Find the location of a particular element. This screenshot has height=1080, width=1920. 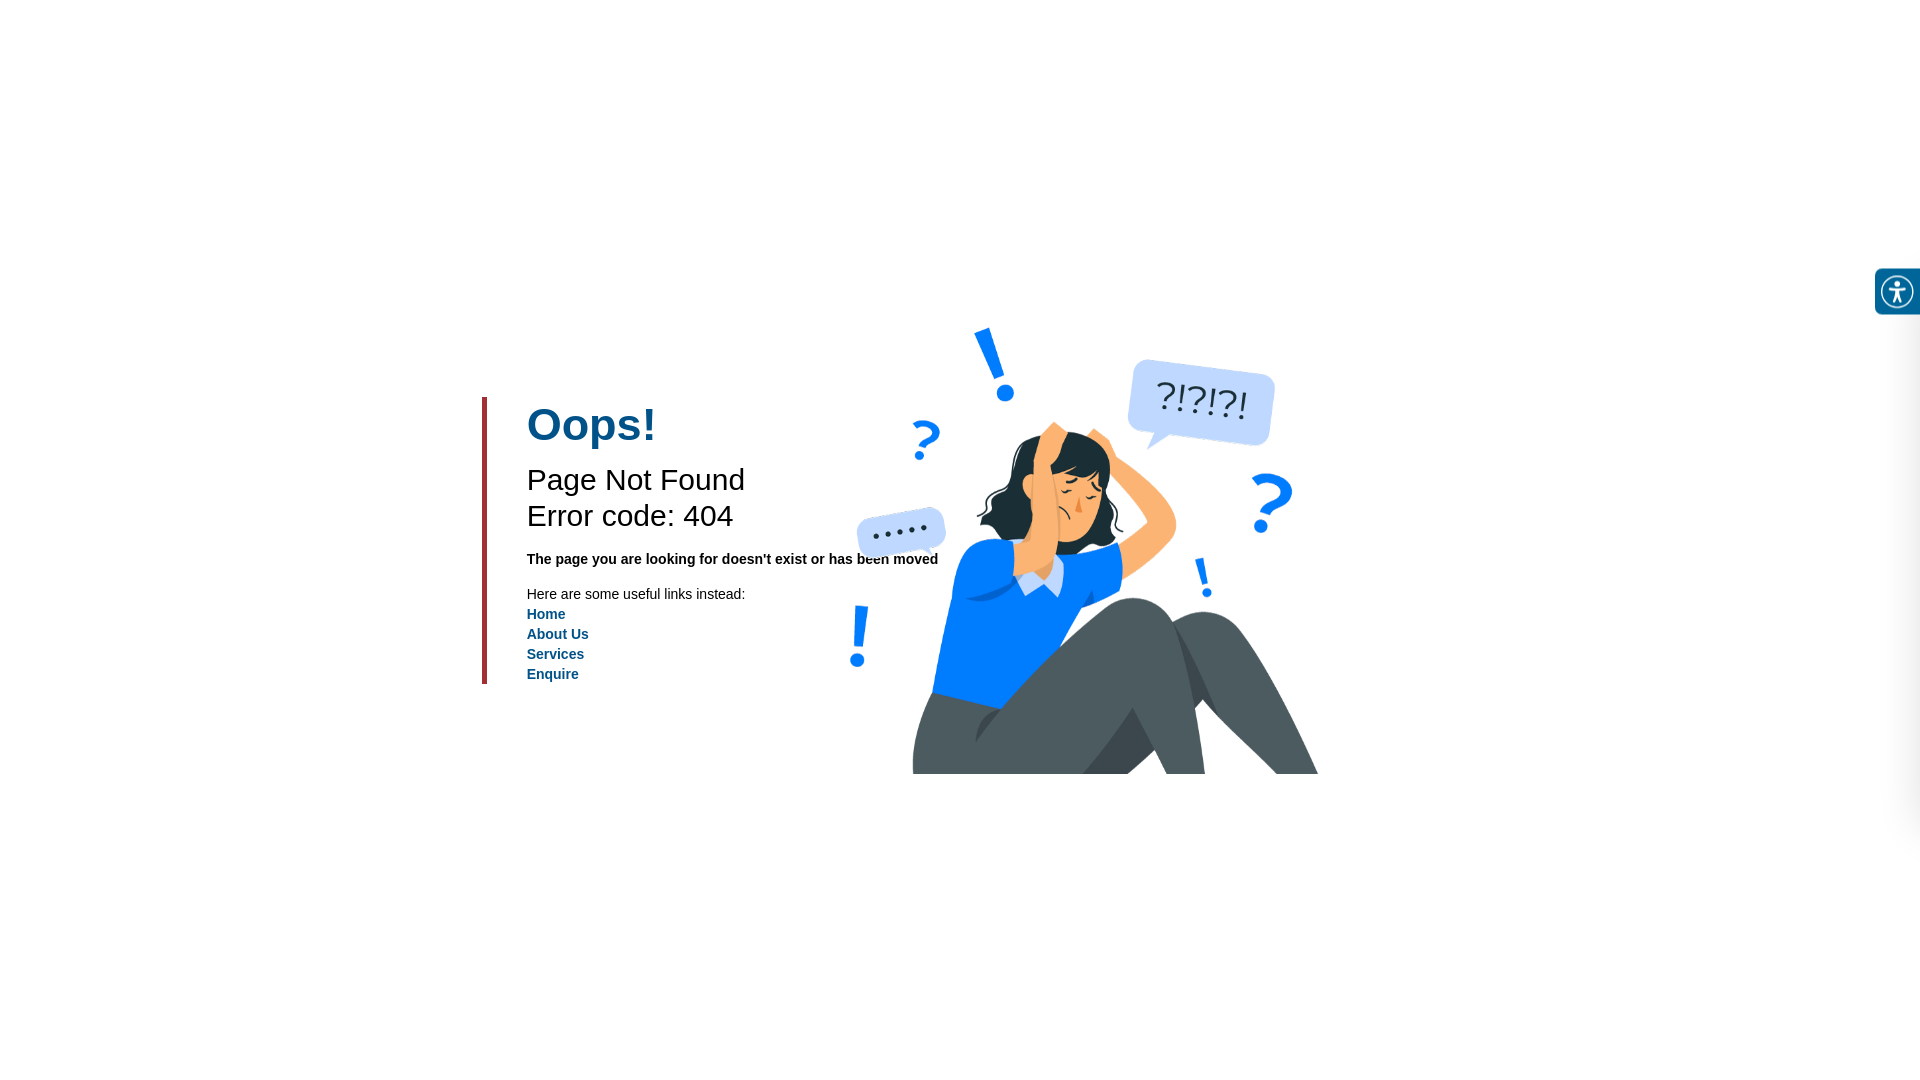

'Home' is located at coordinates (546, 612).